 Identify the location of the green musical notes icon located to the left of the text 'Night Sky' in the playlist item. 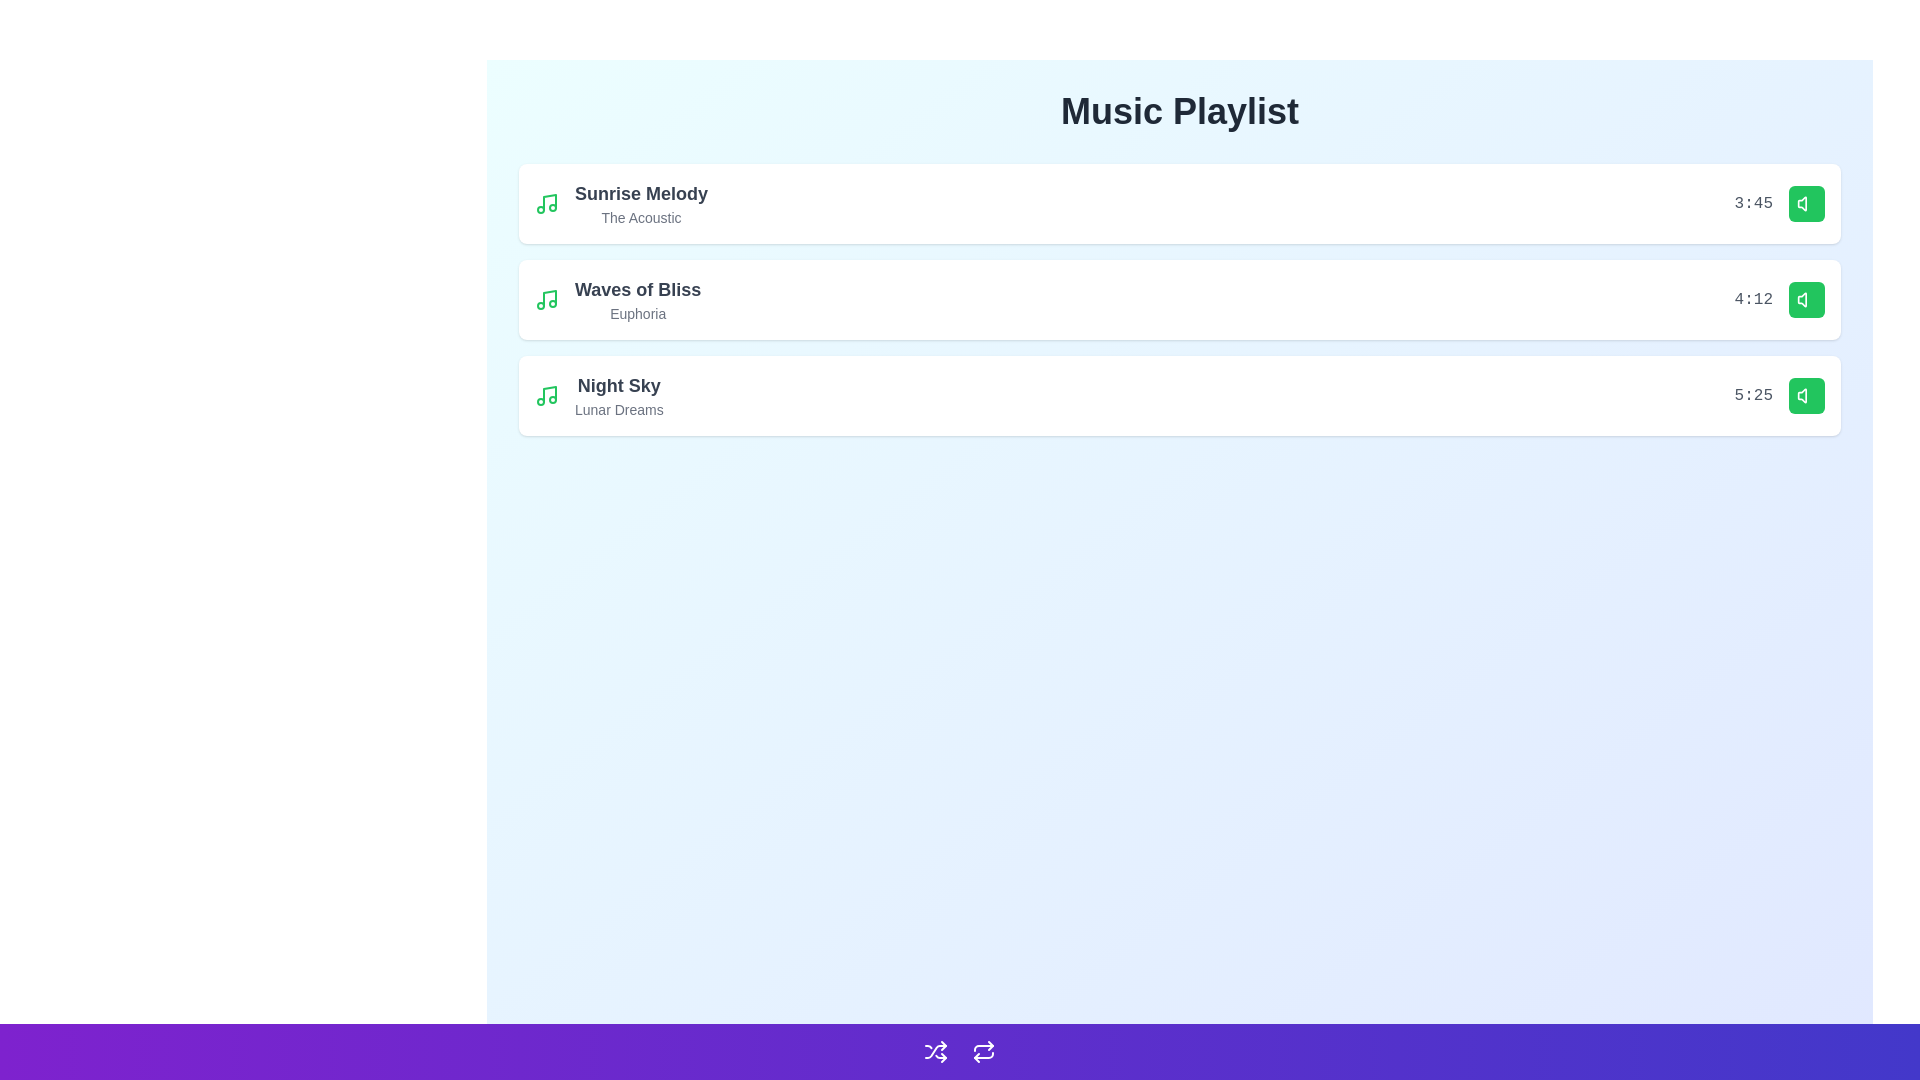
(547, 396).